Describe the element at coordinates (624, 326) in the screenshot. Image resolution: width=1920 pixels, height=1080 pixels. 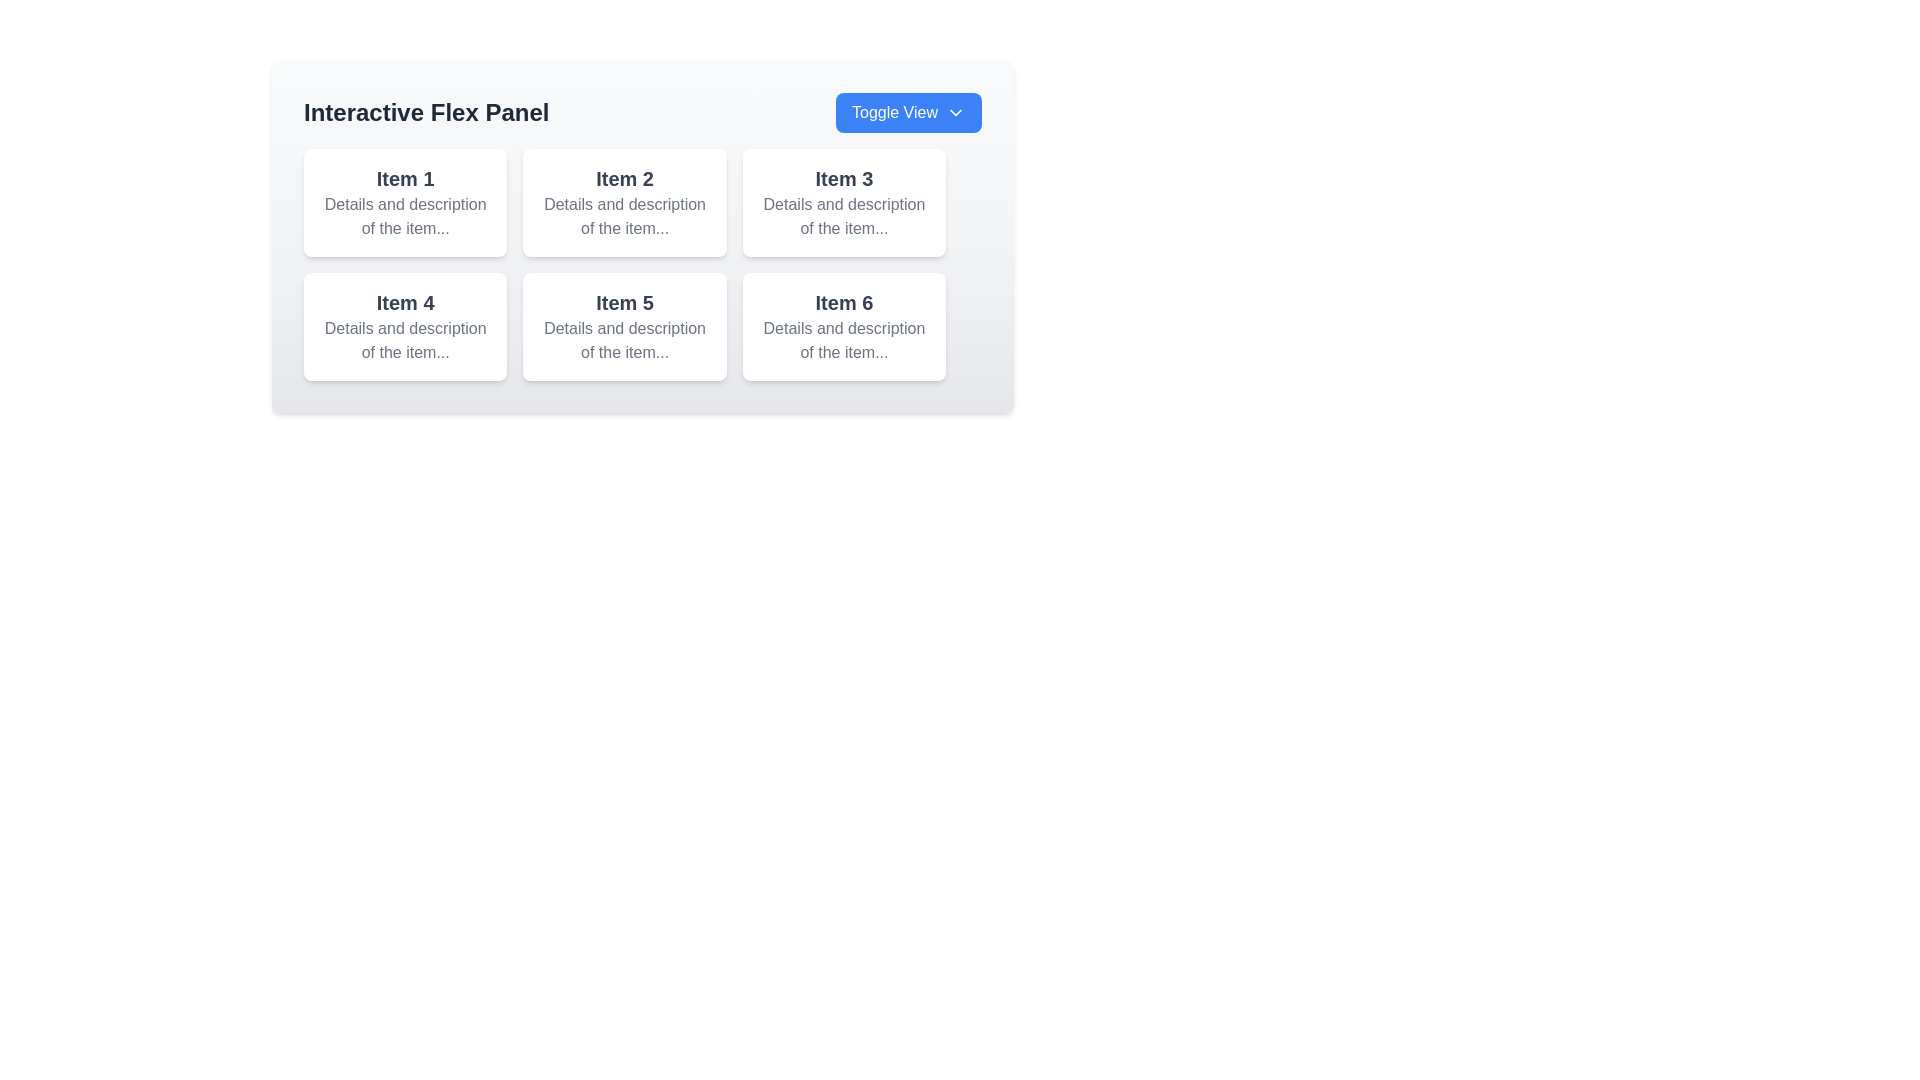
I see `the card component displaying 'Item 5' with a brief description 'Details and description of the item...' located in the second row, second column of a grid layout` at that location.